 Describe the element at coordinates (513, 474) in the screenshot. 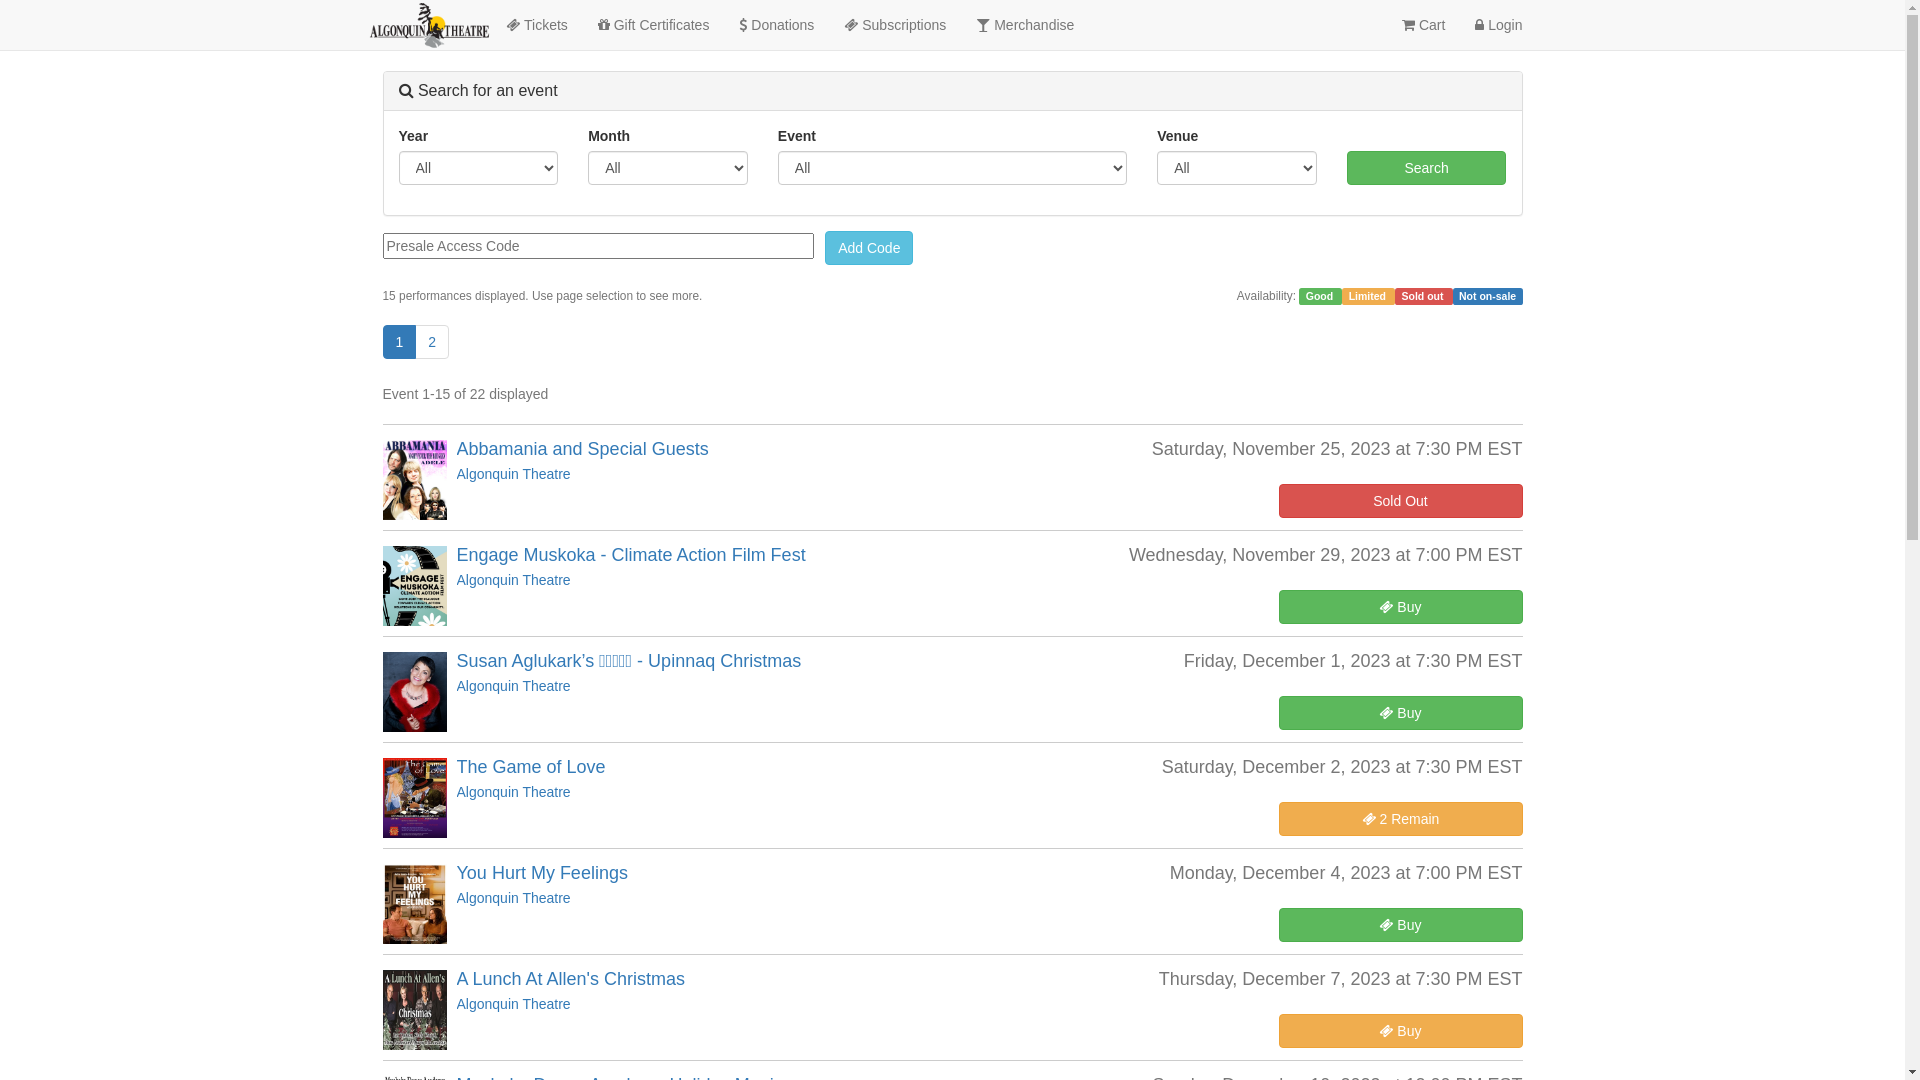

I see `'Algonquin Theatre'` at that location.